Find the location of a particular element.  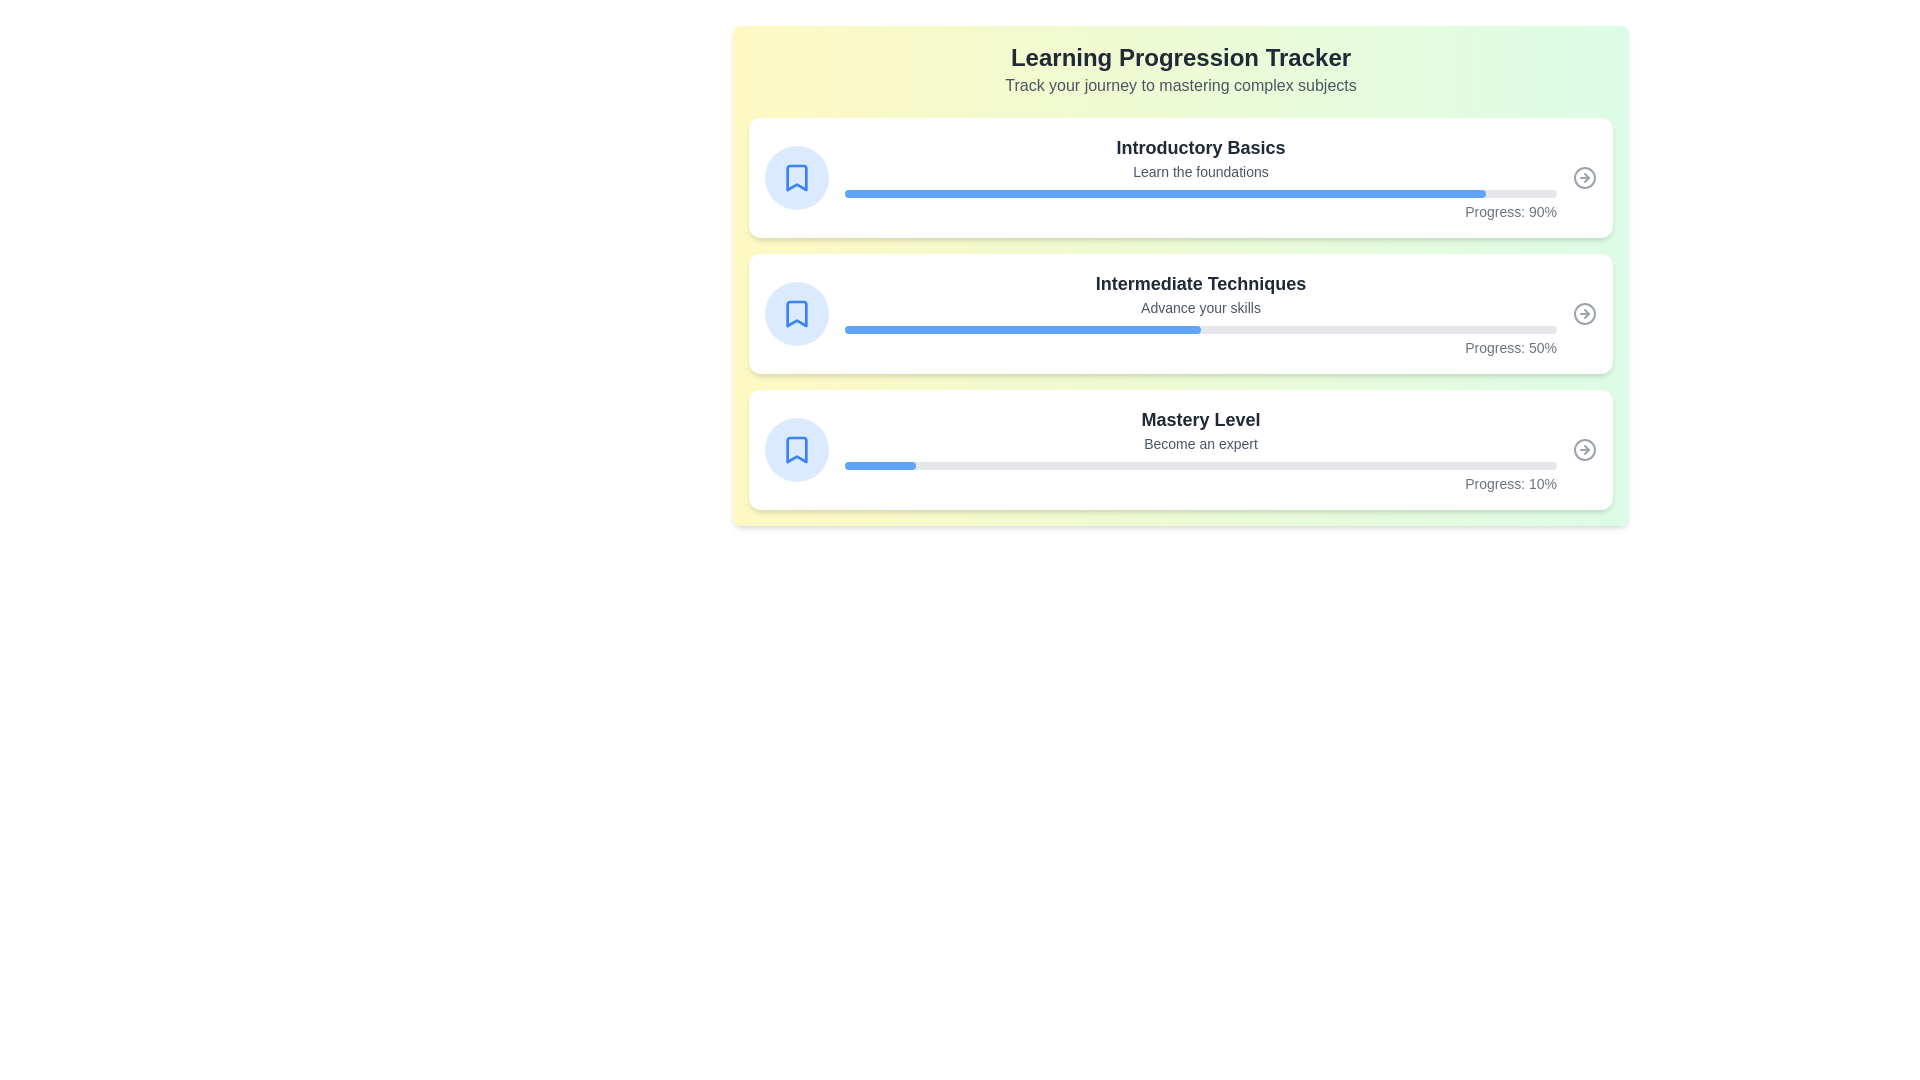

the Progress Bar element that visually represents the progress of the 'Intermediate Techniques' section, indicating 50% completion is located at coordinates (1200, 329).